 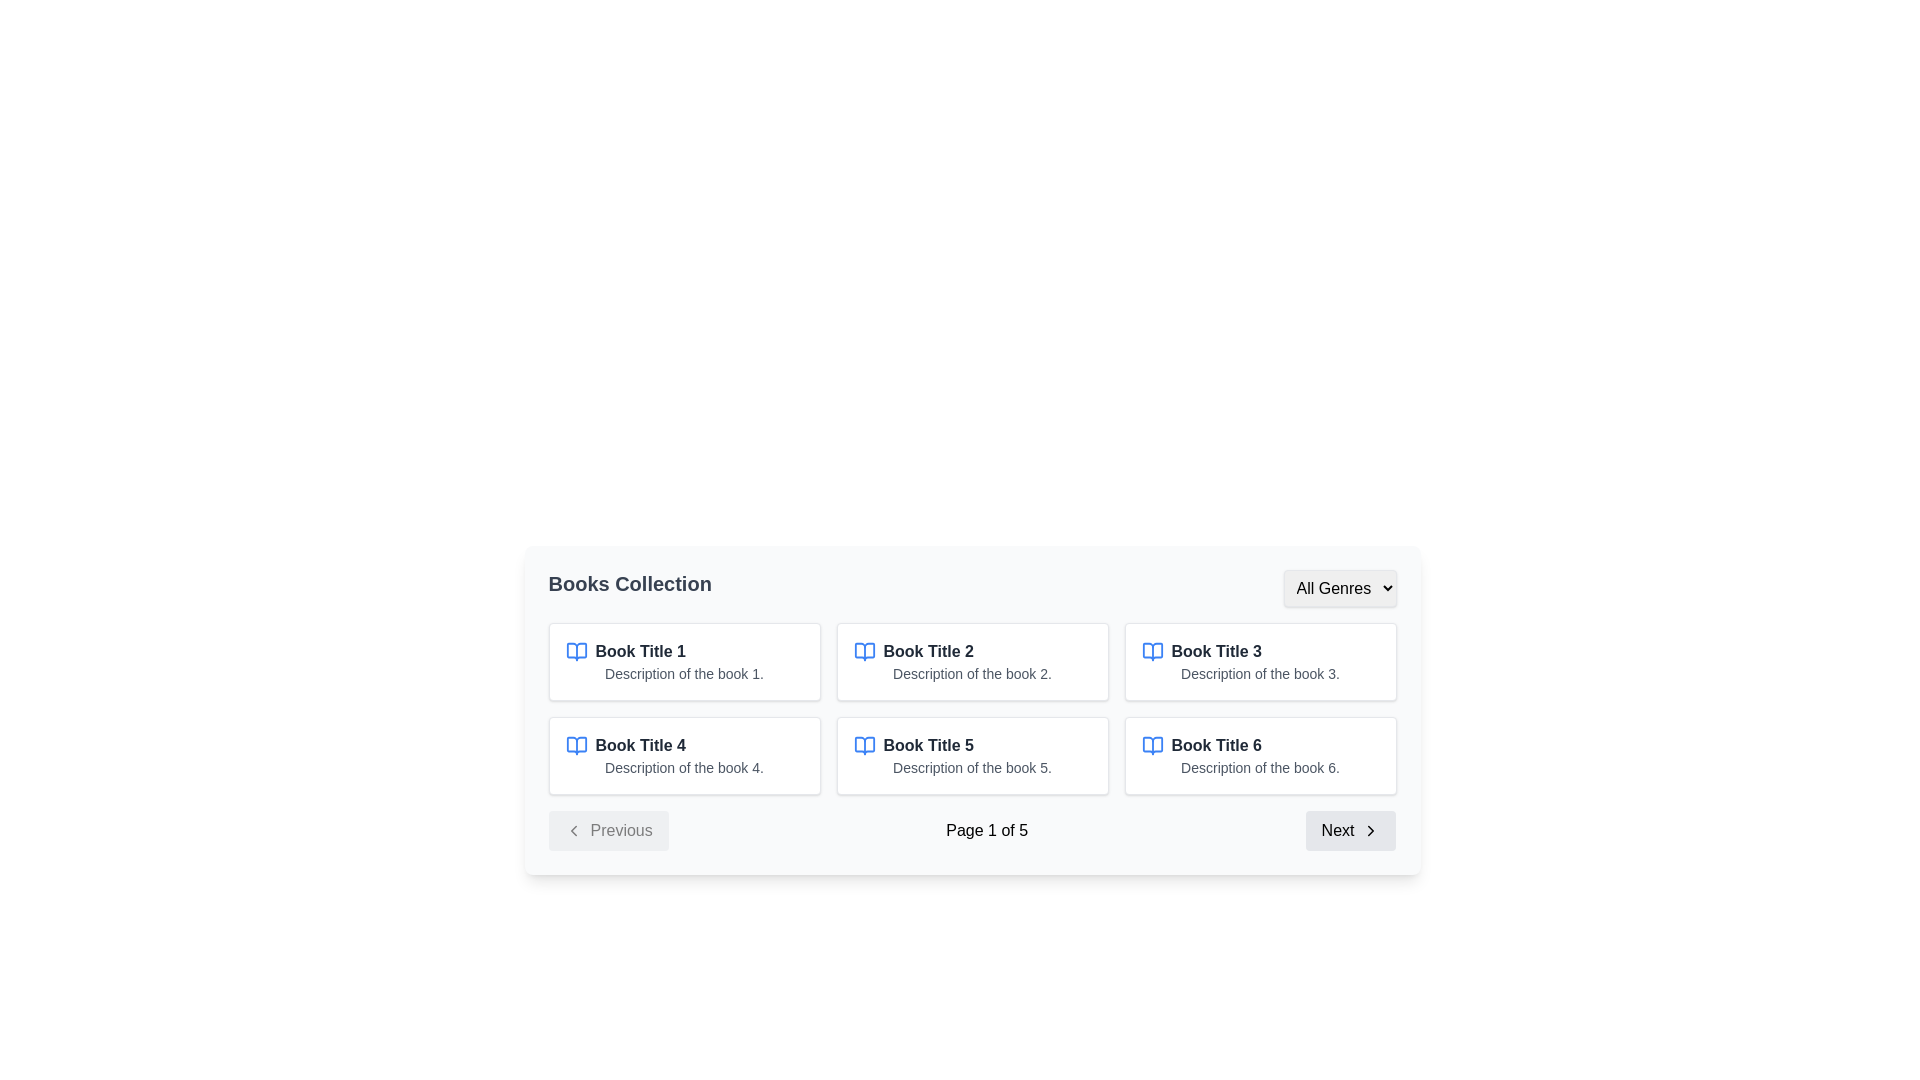 I want to click on the book icon representing 'Book Title 3', so click(x=1152, y=651).